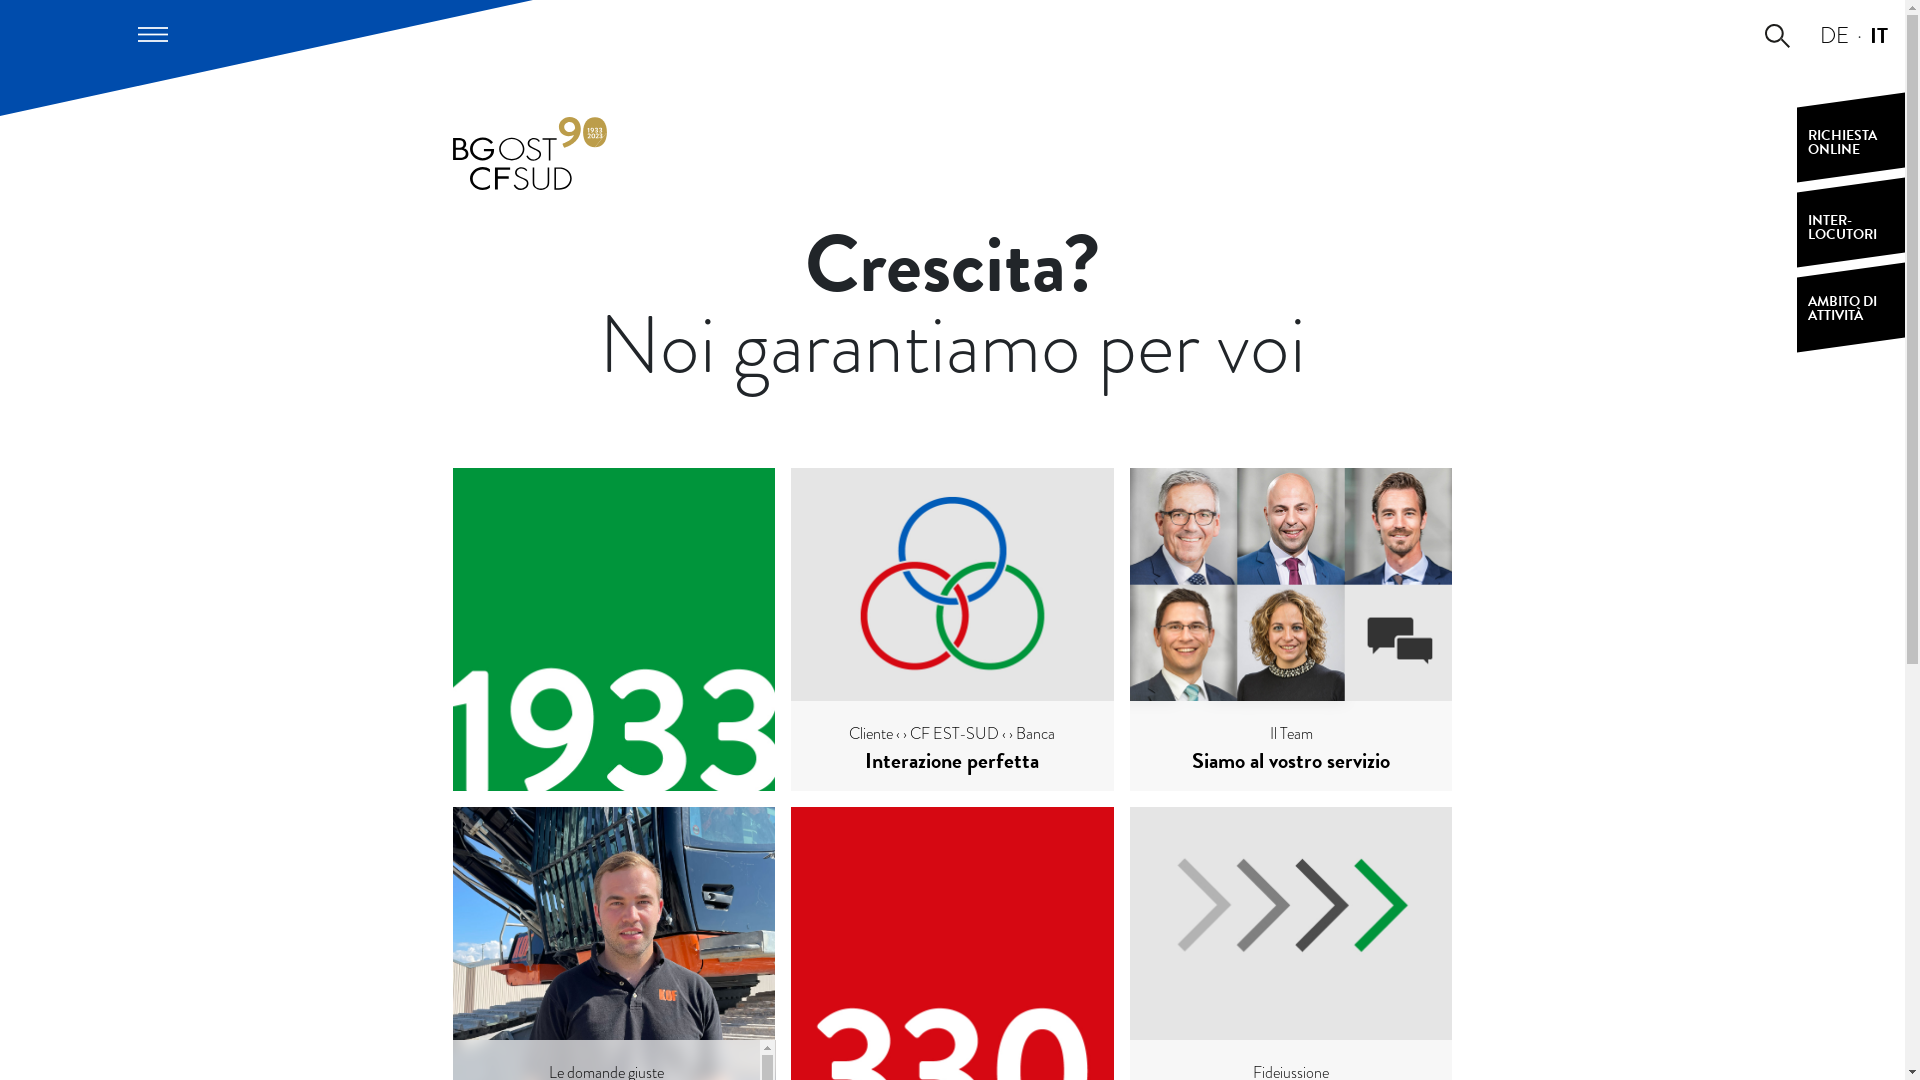 This screenshot has height=1080, width=1920. I want to click on 'RICHIESTA ONLINE', so click(1796, 136).